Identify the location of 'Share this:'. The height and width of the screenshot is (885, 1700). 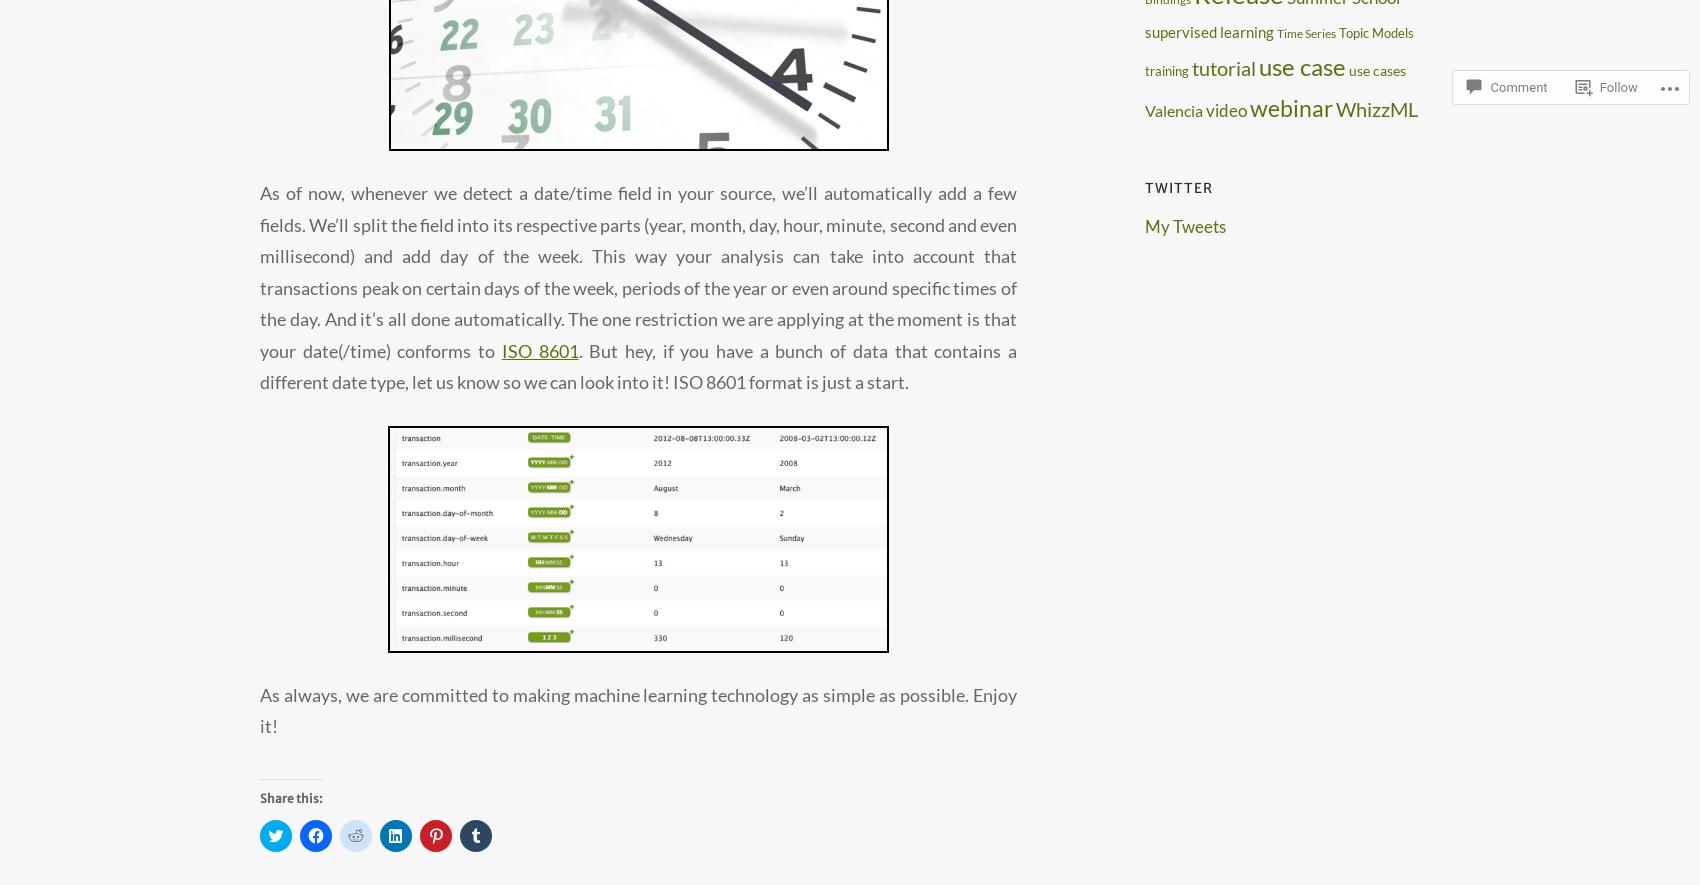
(259, 796).